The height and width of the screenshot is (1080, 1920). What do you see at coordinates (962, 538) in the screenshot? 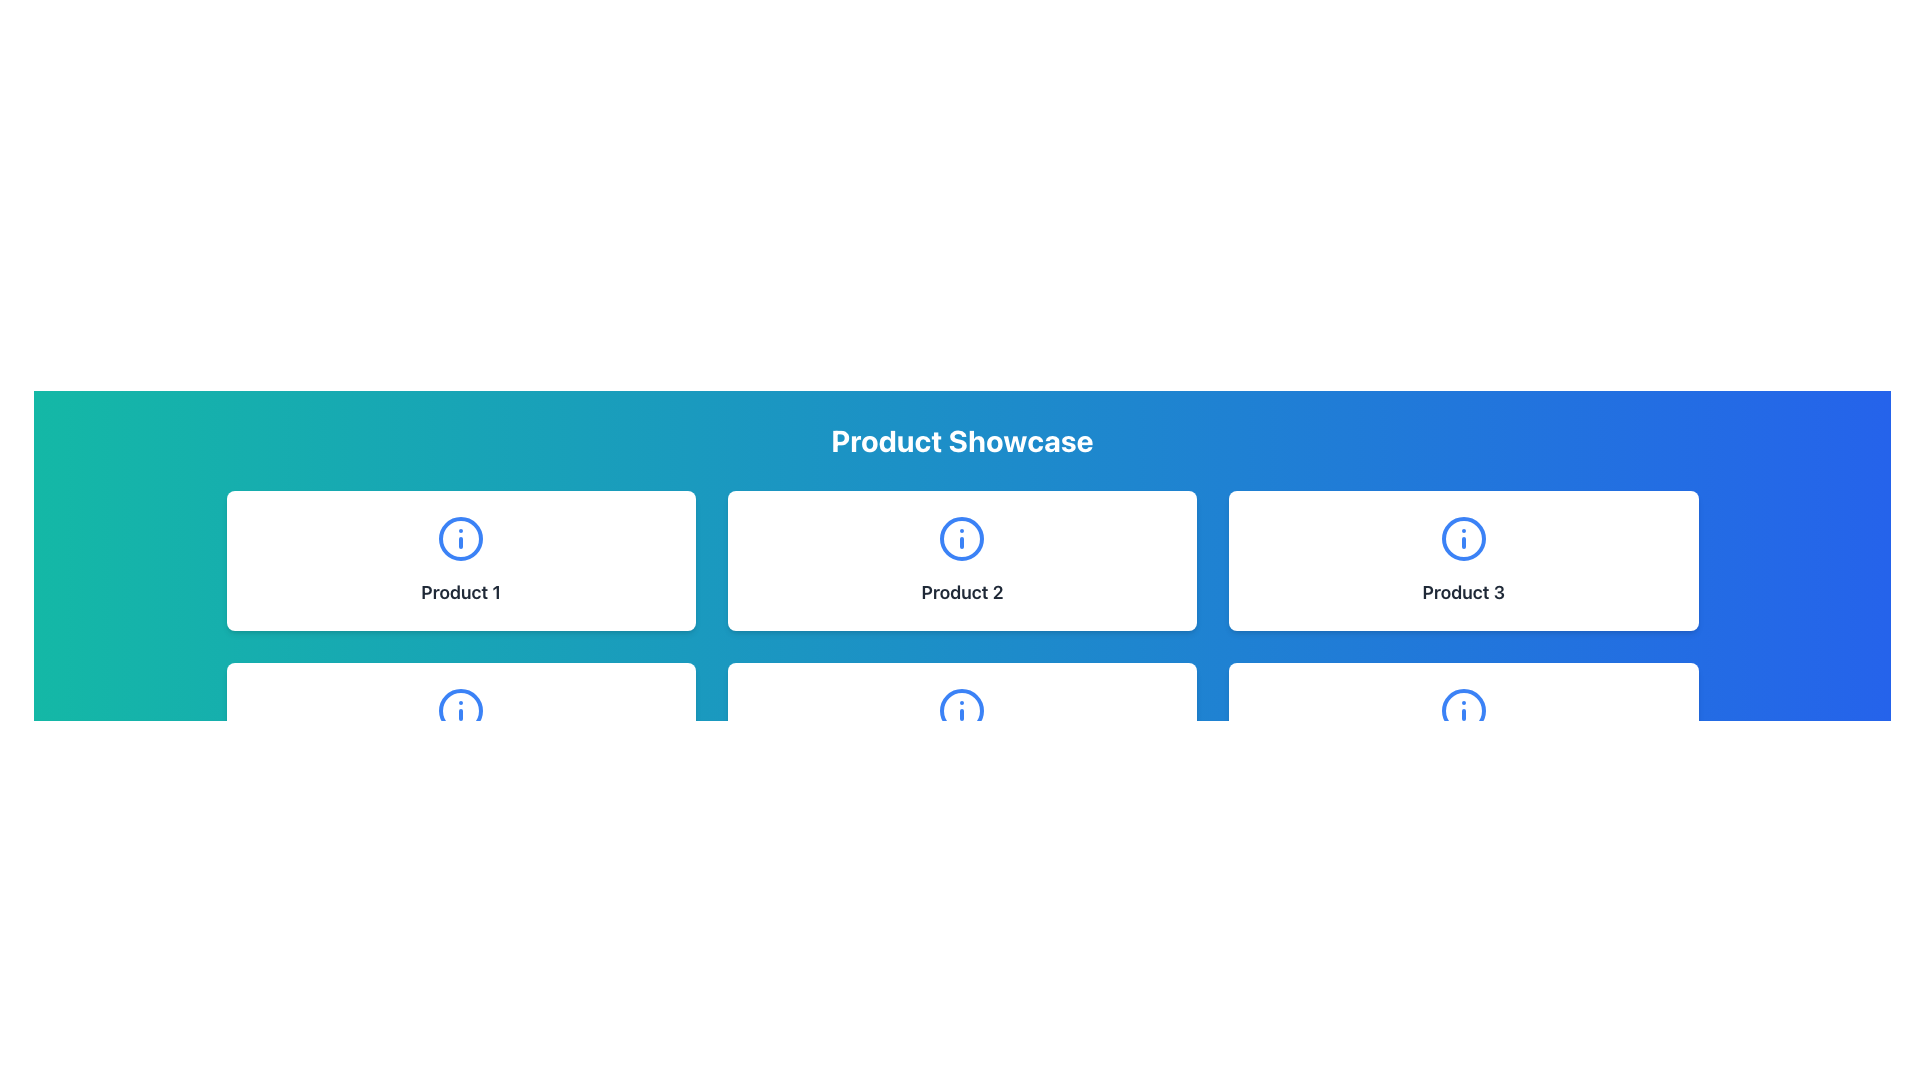
I see `the informational icon located centrally above the 'Product 2' label text, which serves to provide additional details about 'Product 2'` at bounding box center [962, 538].